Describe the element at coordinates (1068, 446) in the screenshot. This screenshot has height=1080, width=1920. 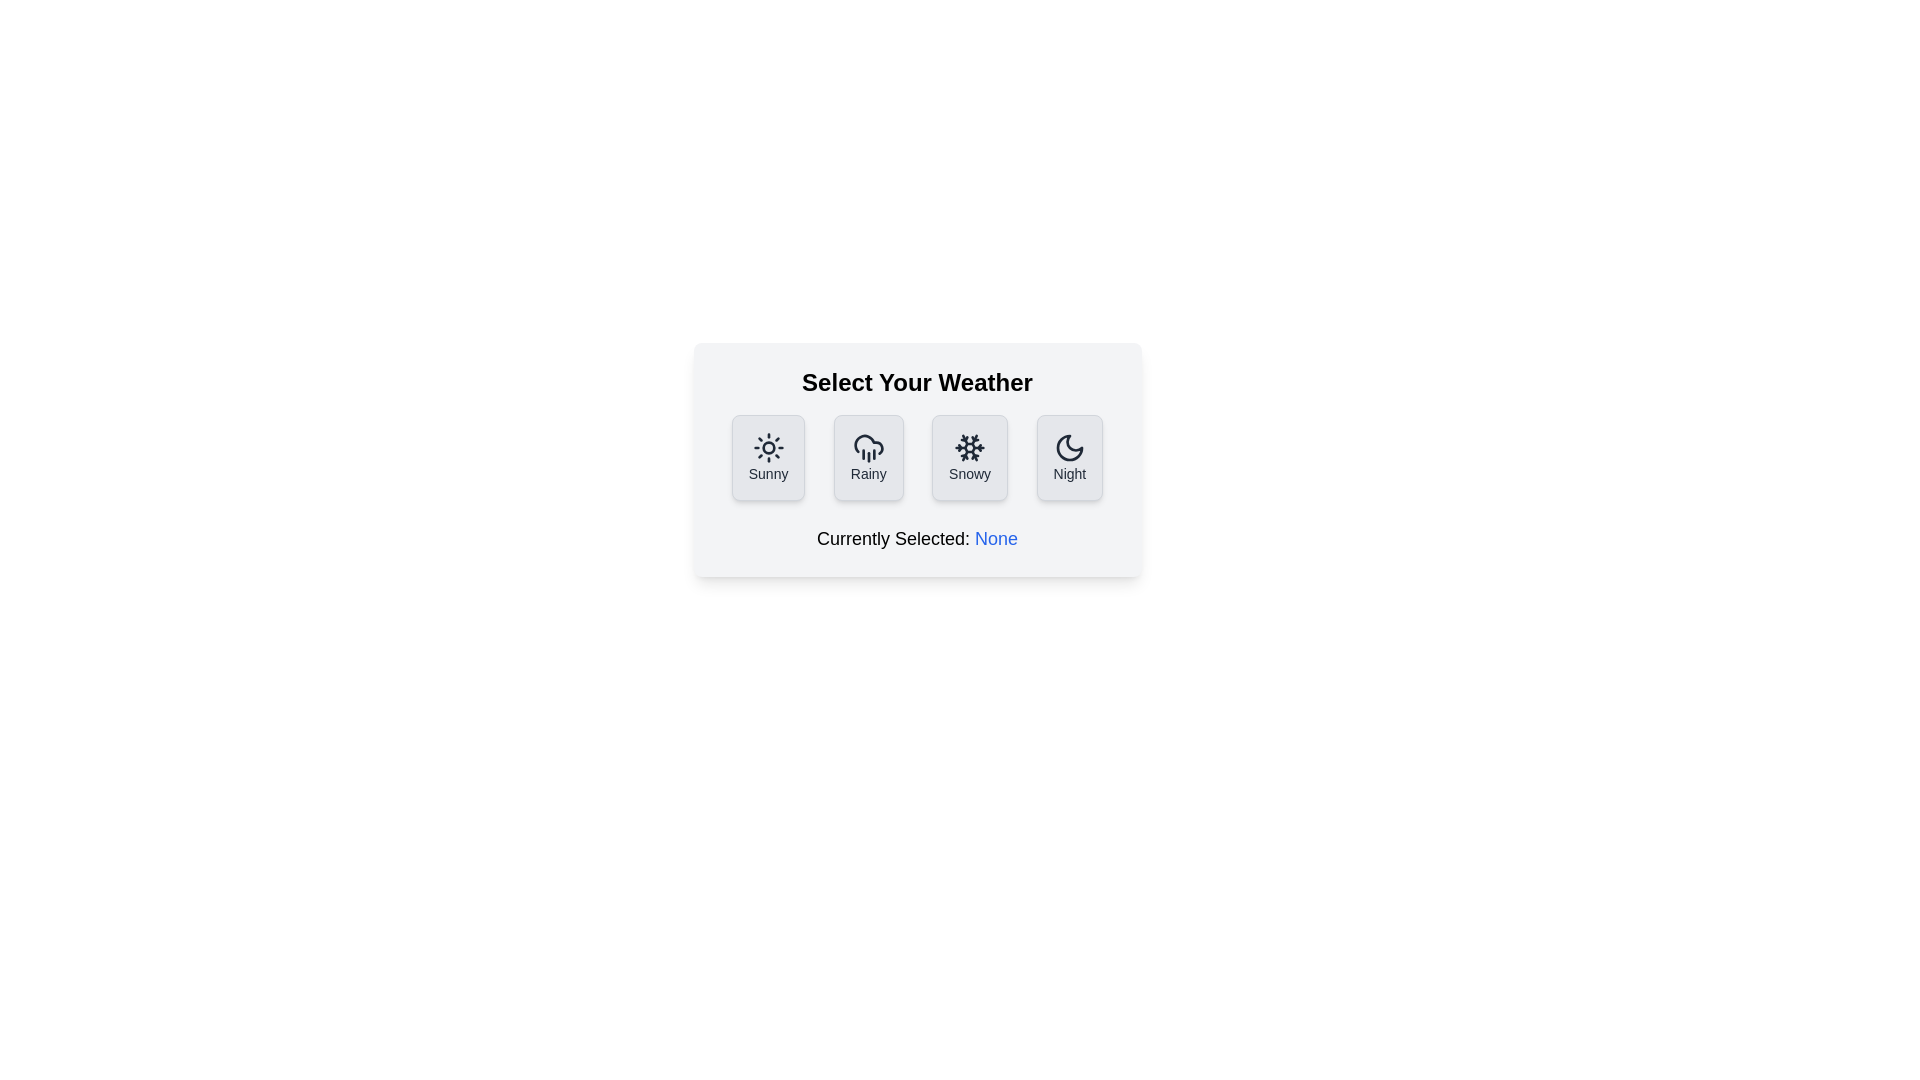
I see `the crescent moon icon within the 'Night' button` at that location.